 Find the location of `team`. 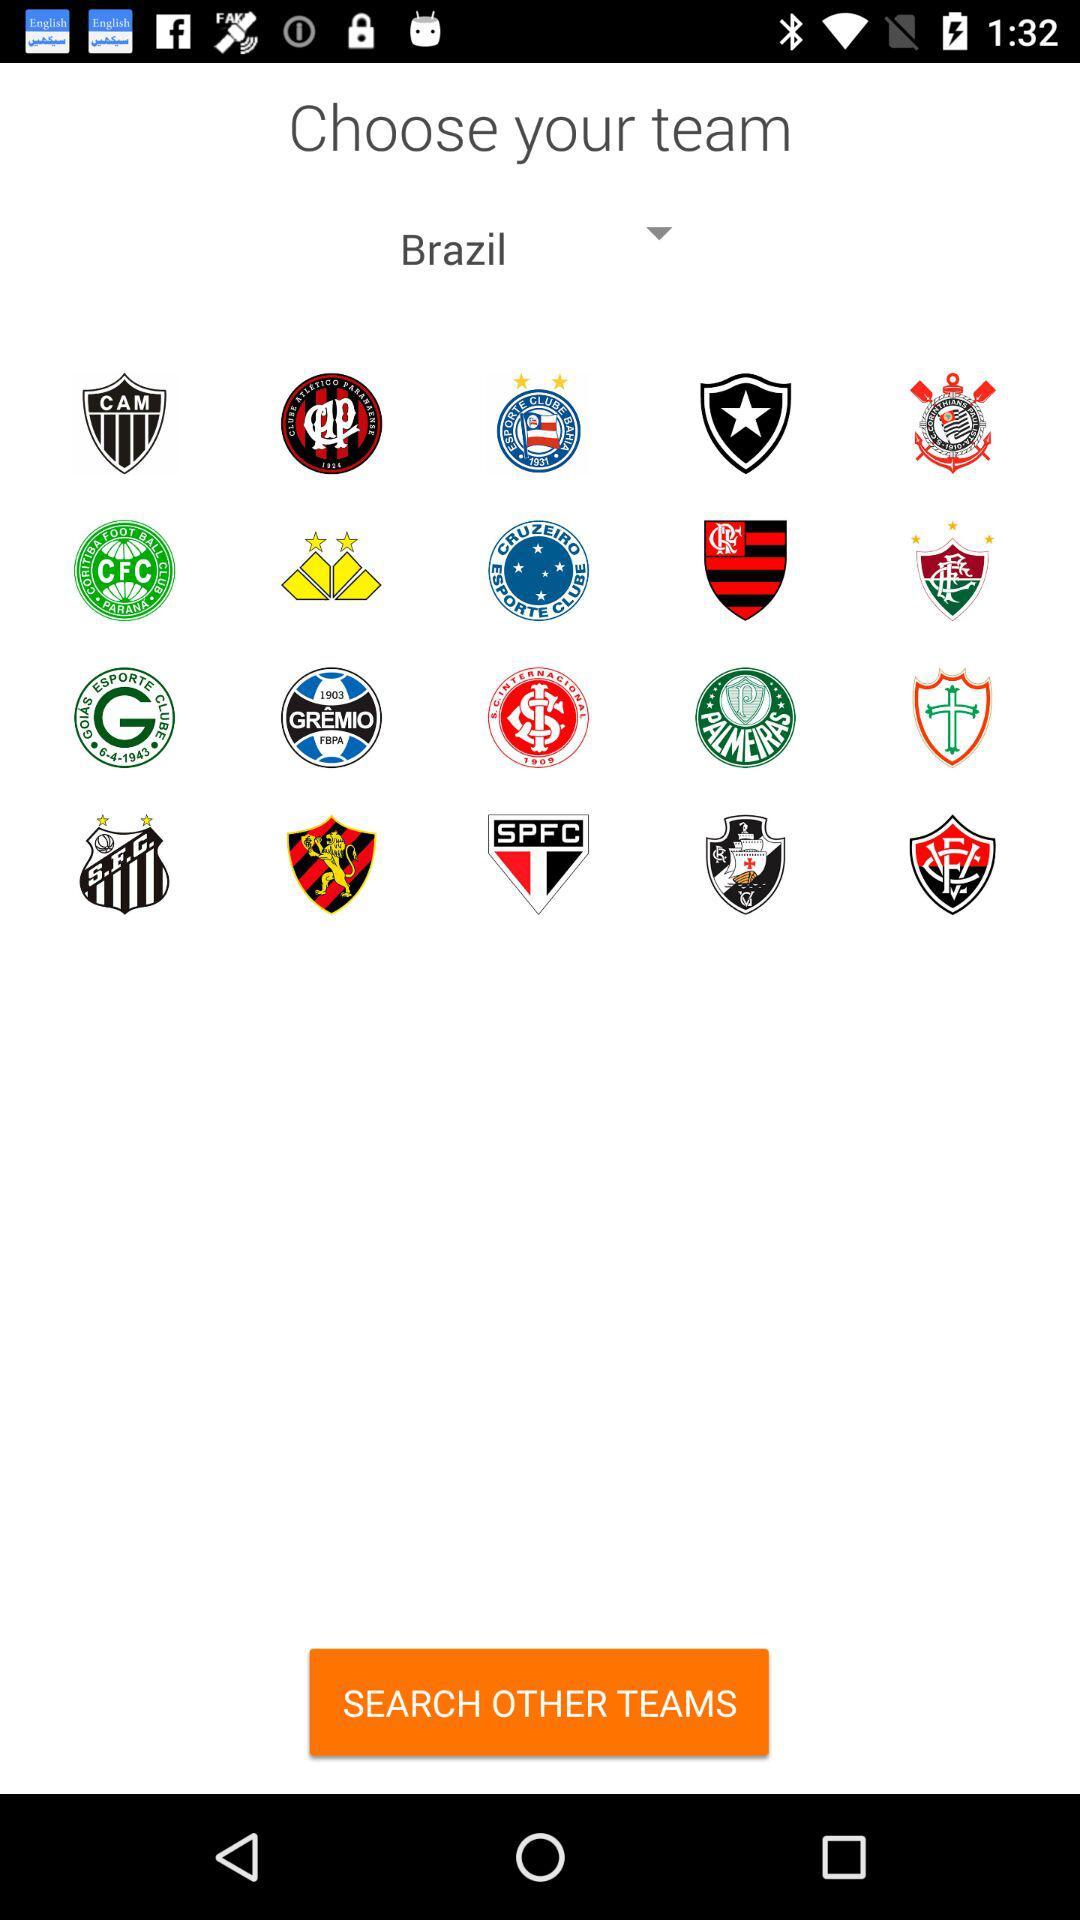

team is located at coordinates (330, 422).